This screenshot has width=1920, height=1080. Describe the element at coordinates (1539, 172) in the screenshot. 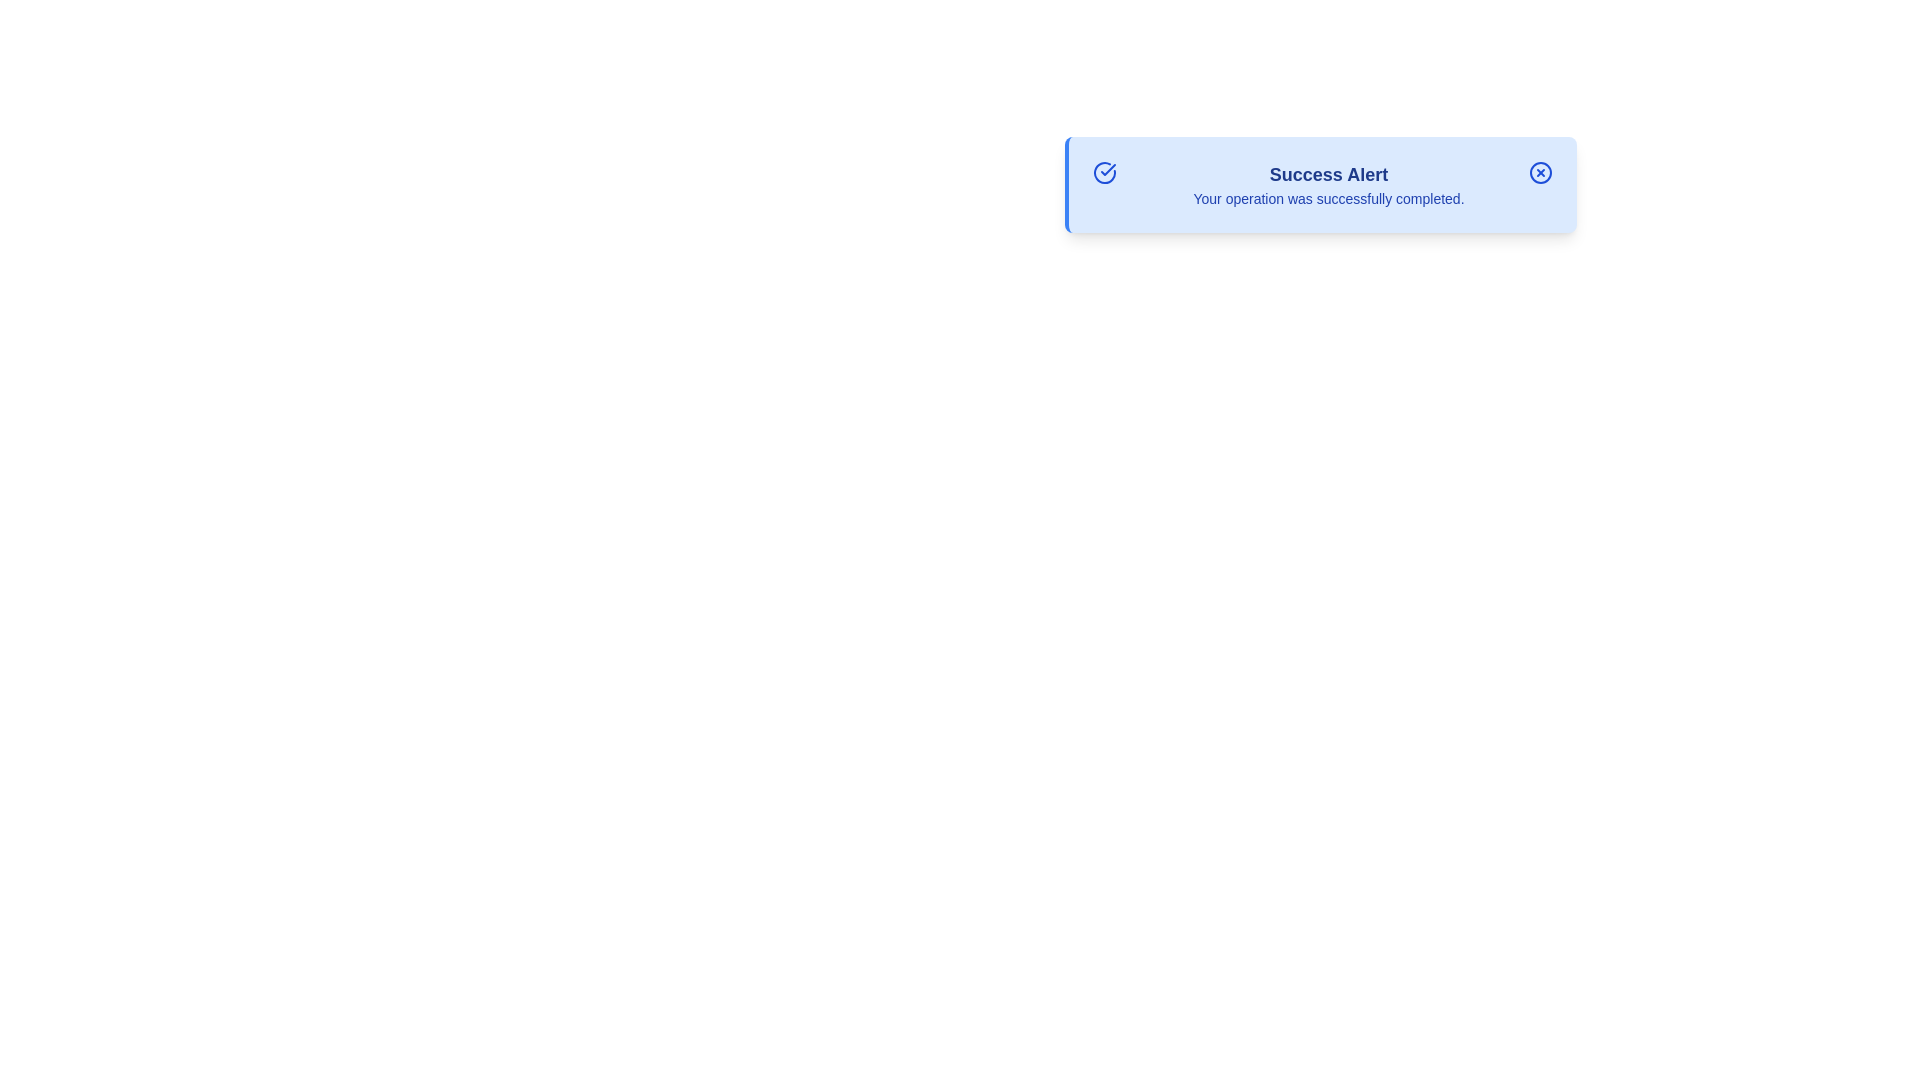

I see `the close button to observe the hover effects` at that location.